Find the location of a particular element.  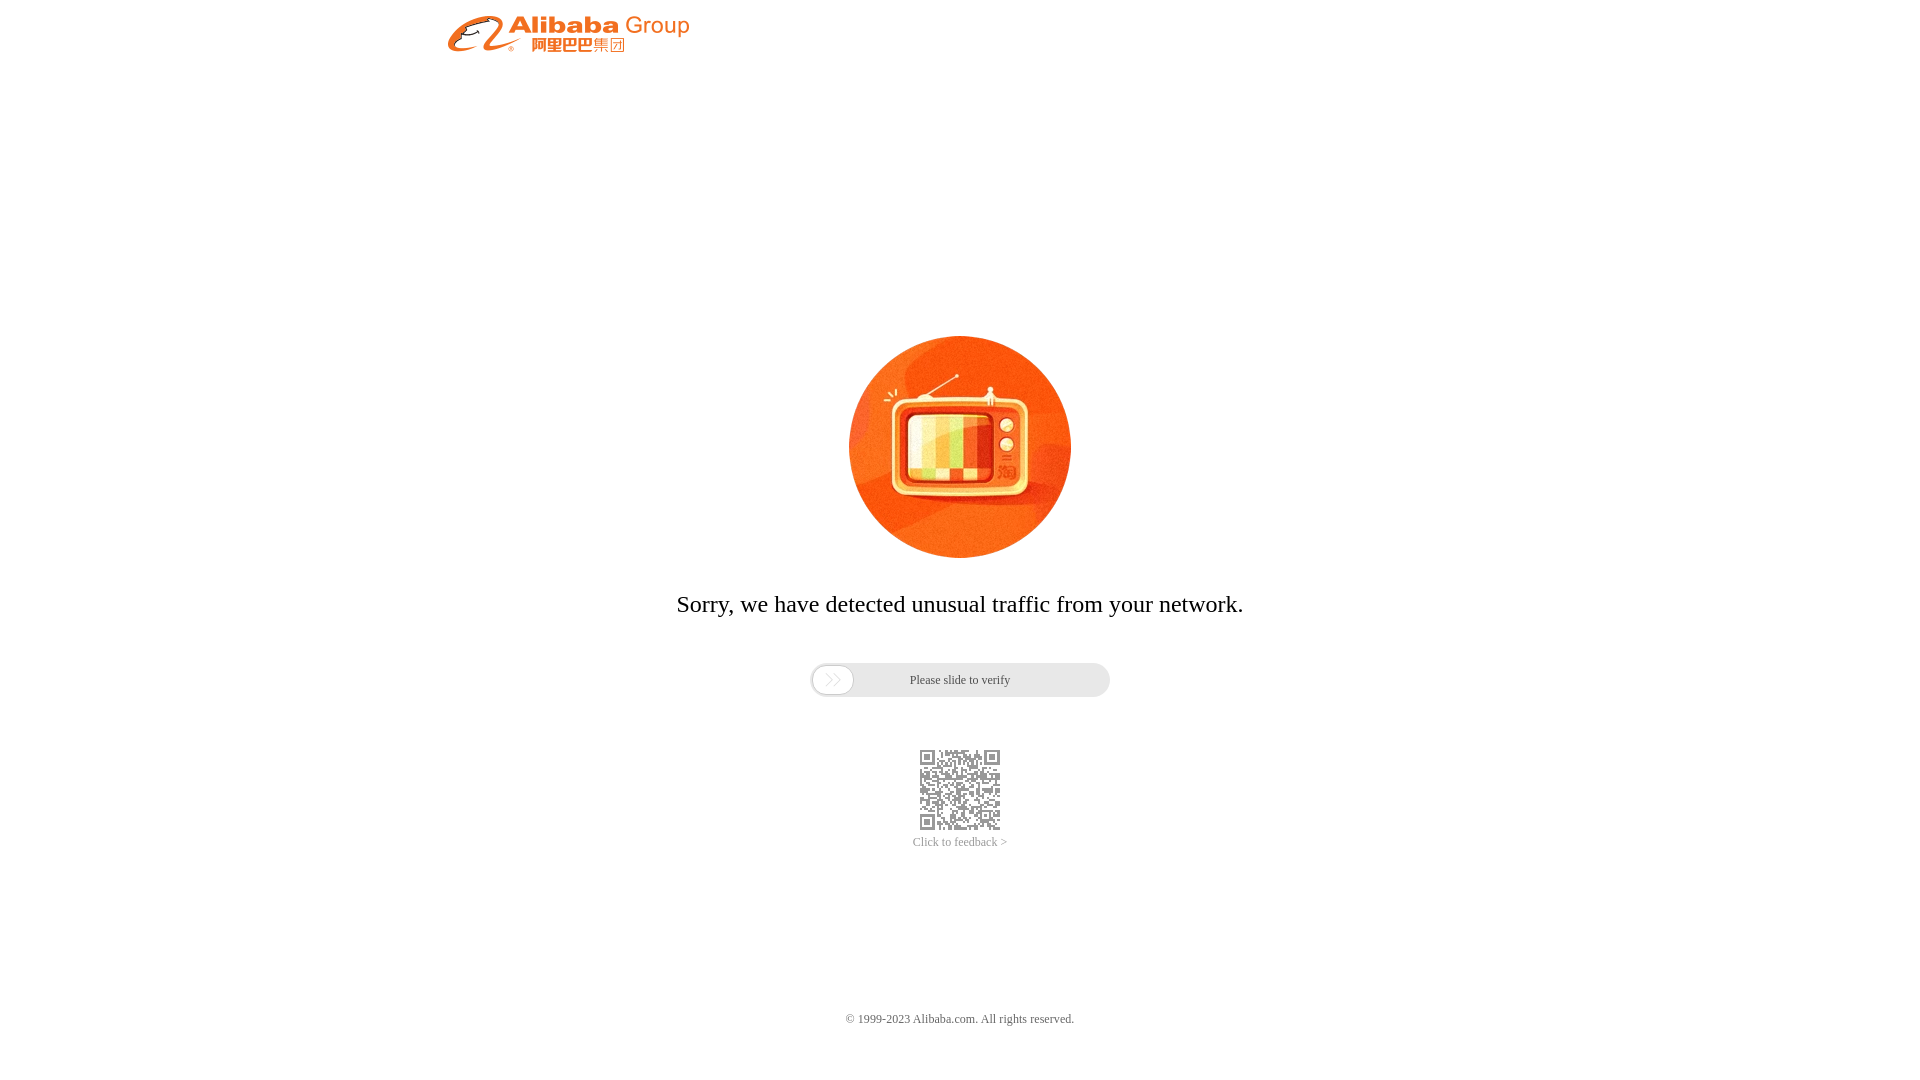

'Click to feedback >' is located at coordinates (960, 842).